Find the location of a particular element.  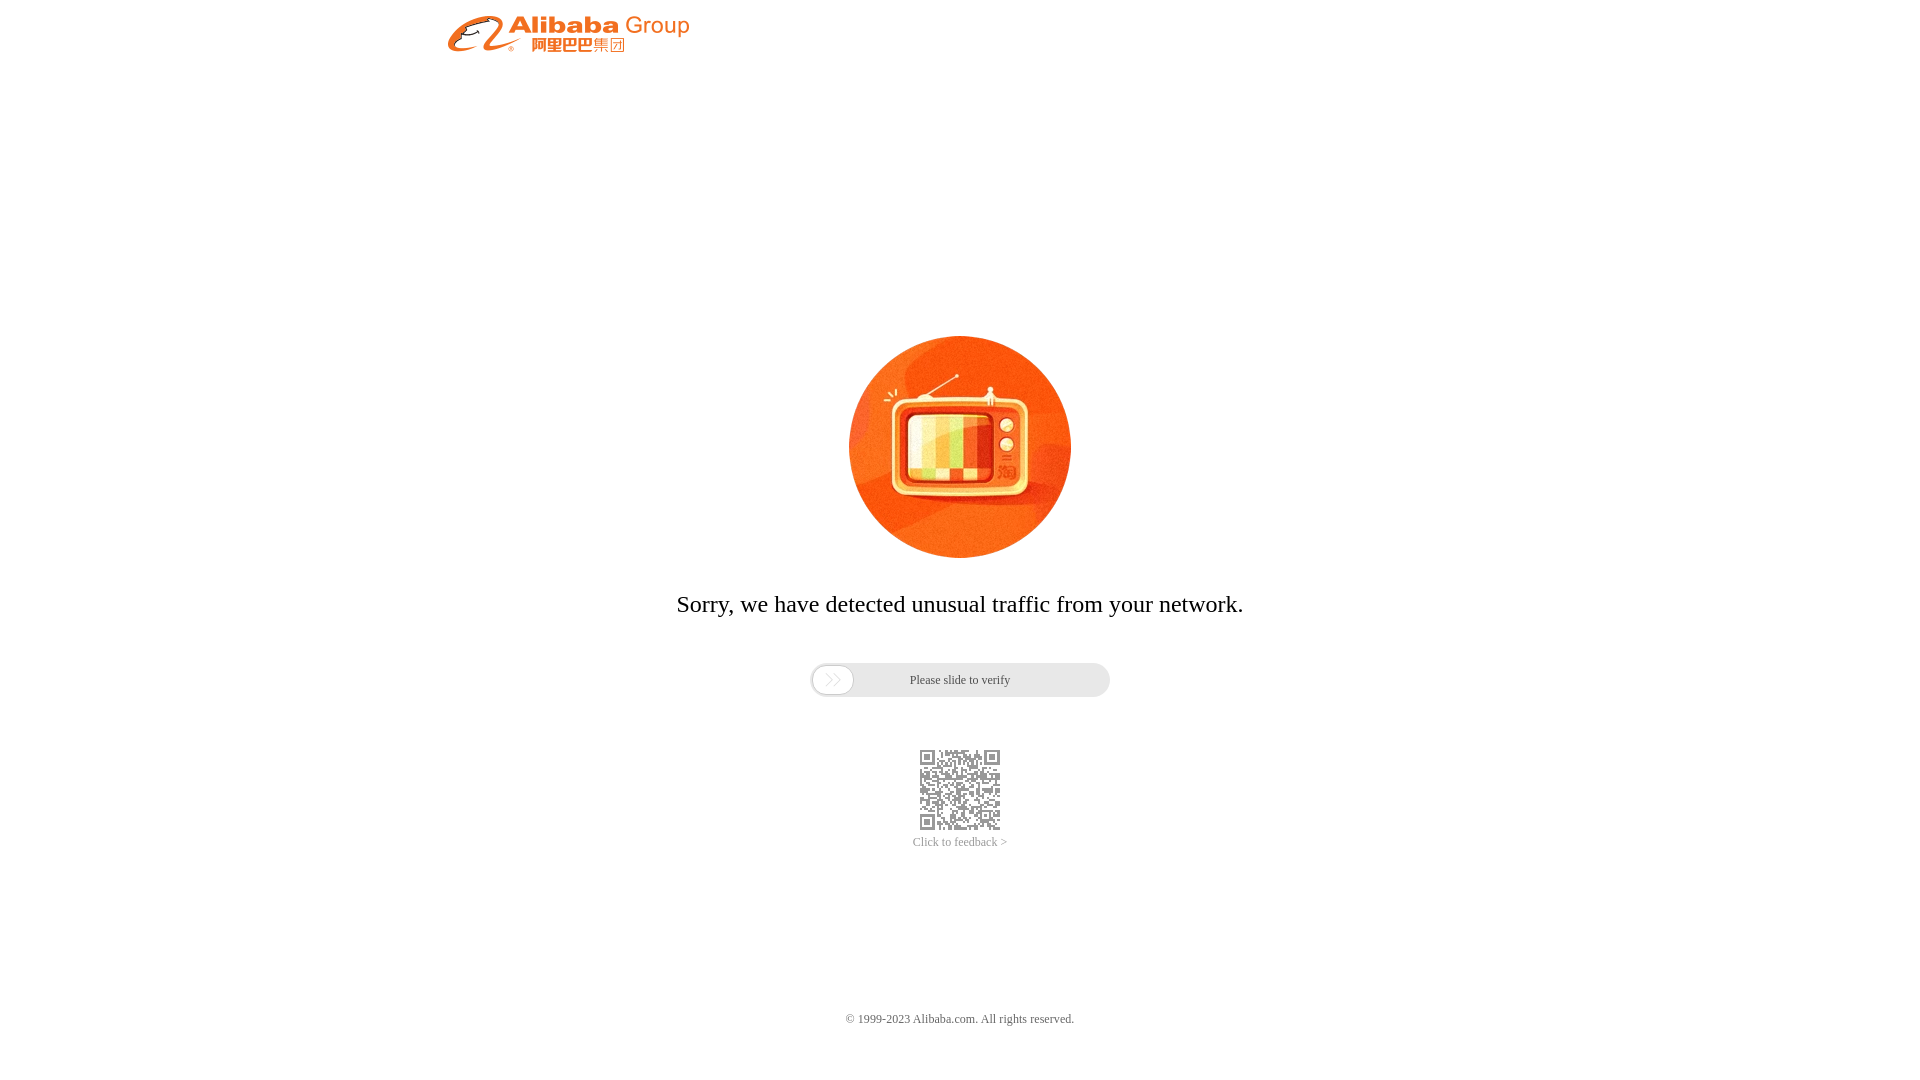

'Click to feedback >' is located at coordinates (960, 842).